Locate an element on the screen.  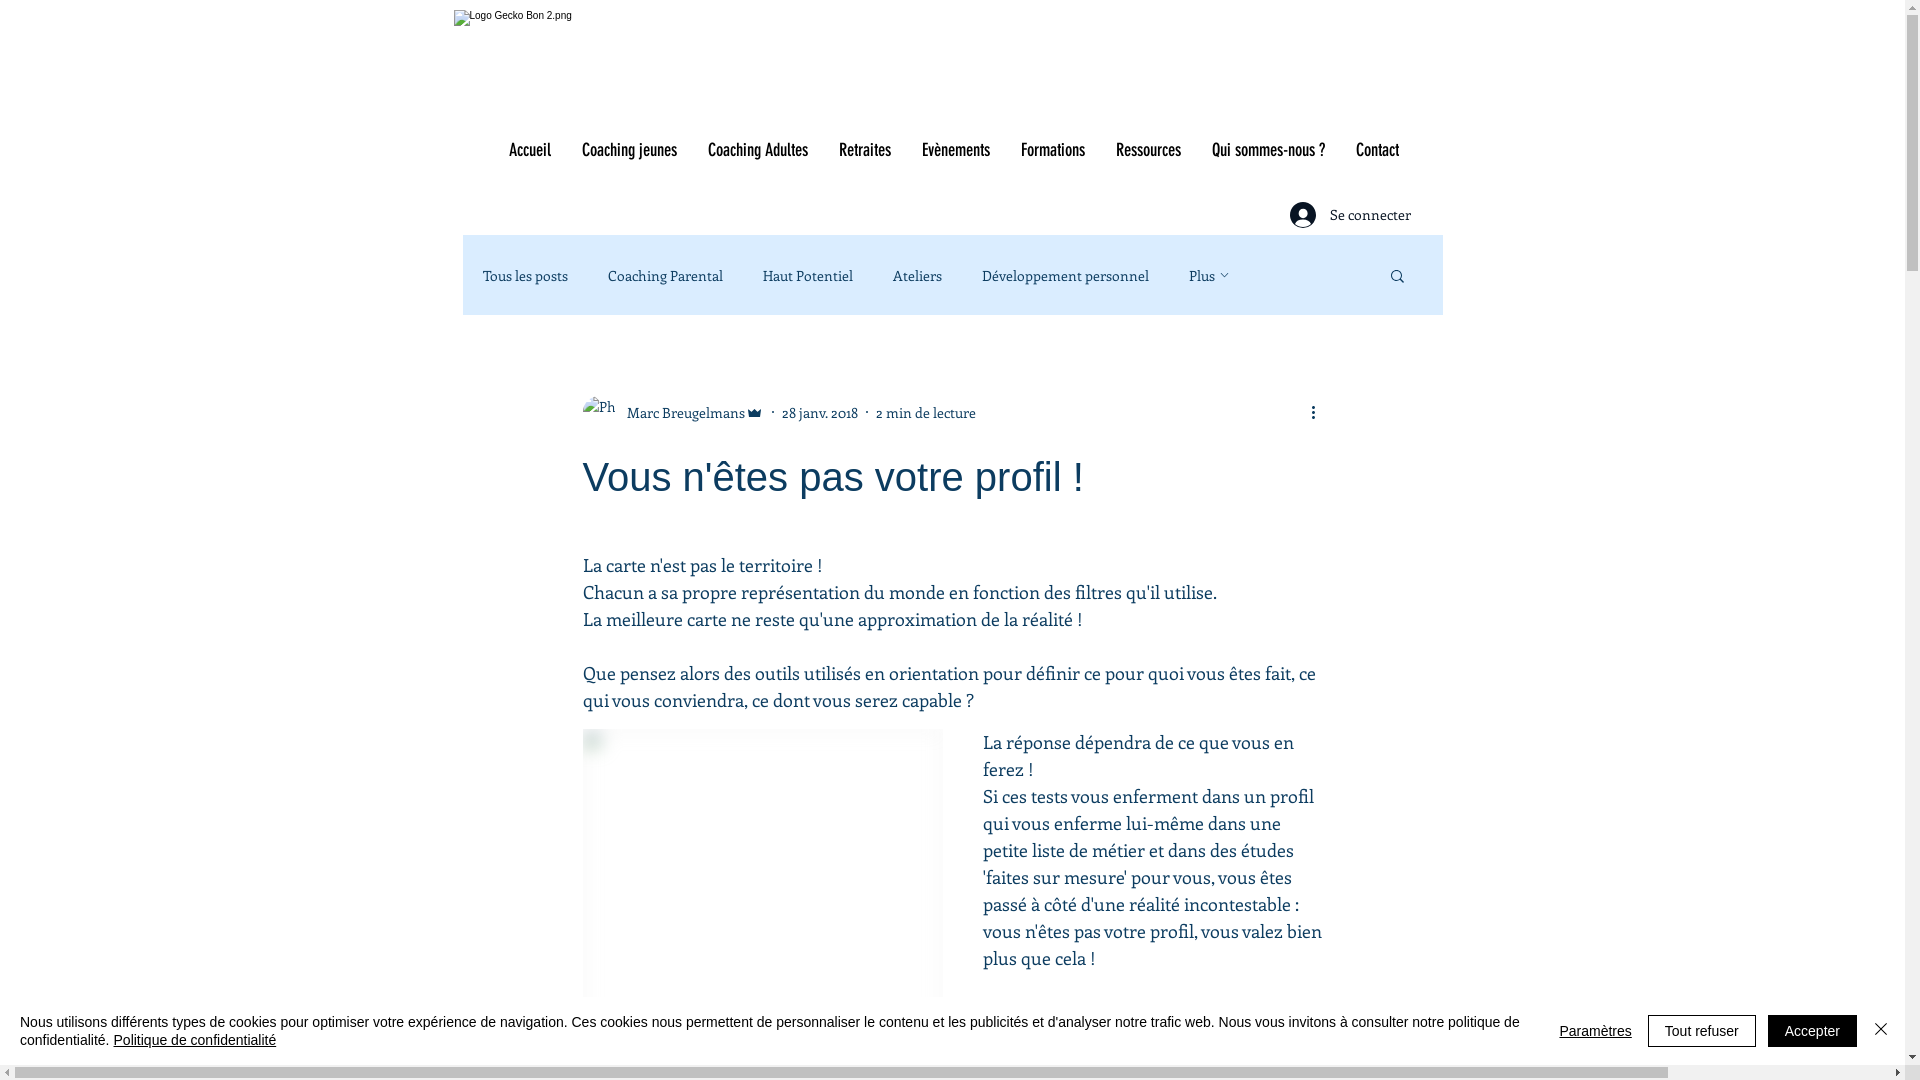
'Formations' is located at coordinates (1050, 149).